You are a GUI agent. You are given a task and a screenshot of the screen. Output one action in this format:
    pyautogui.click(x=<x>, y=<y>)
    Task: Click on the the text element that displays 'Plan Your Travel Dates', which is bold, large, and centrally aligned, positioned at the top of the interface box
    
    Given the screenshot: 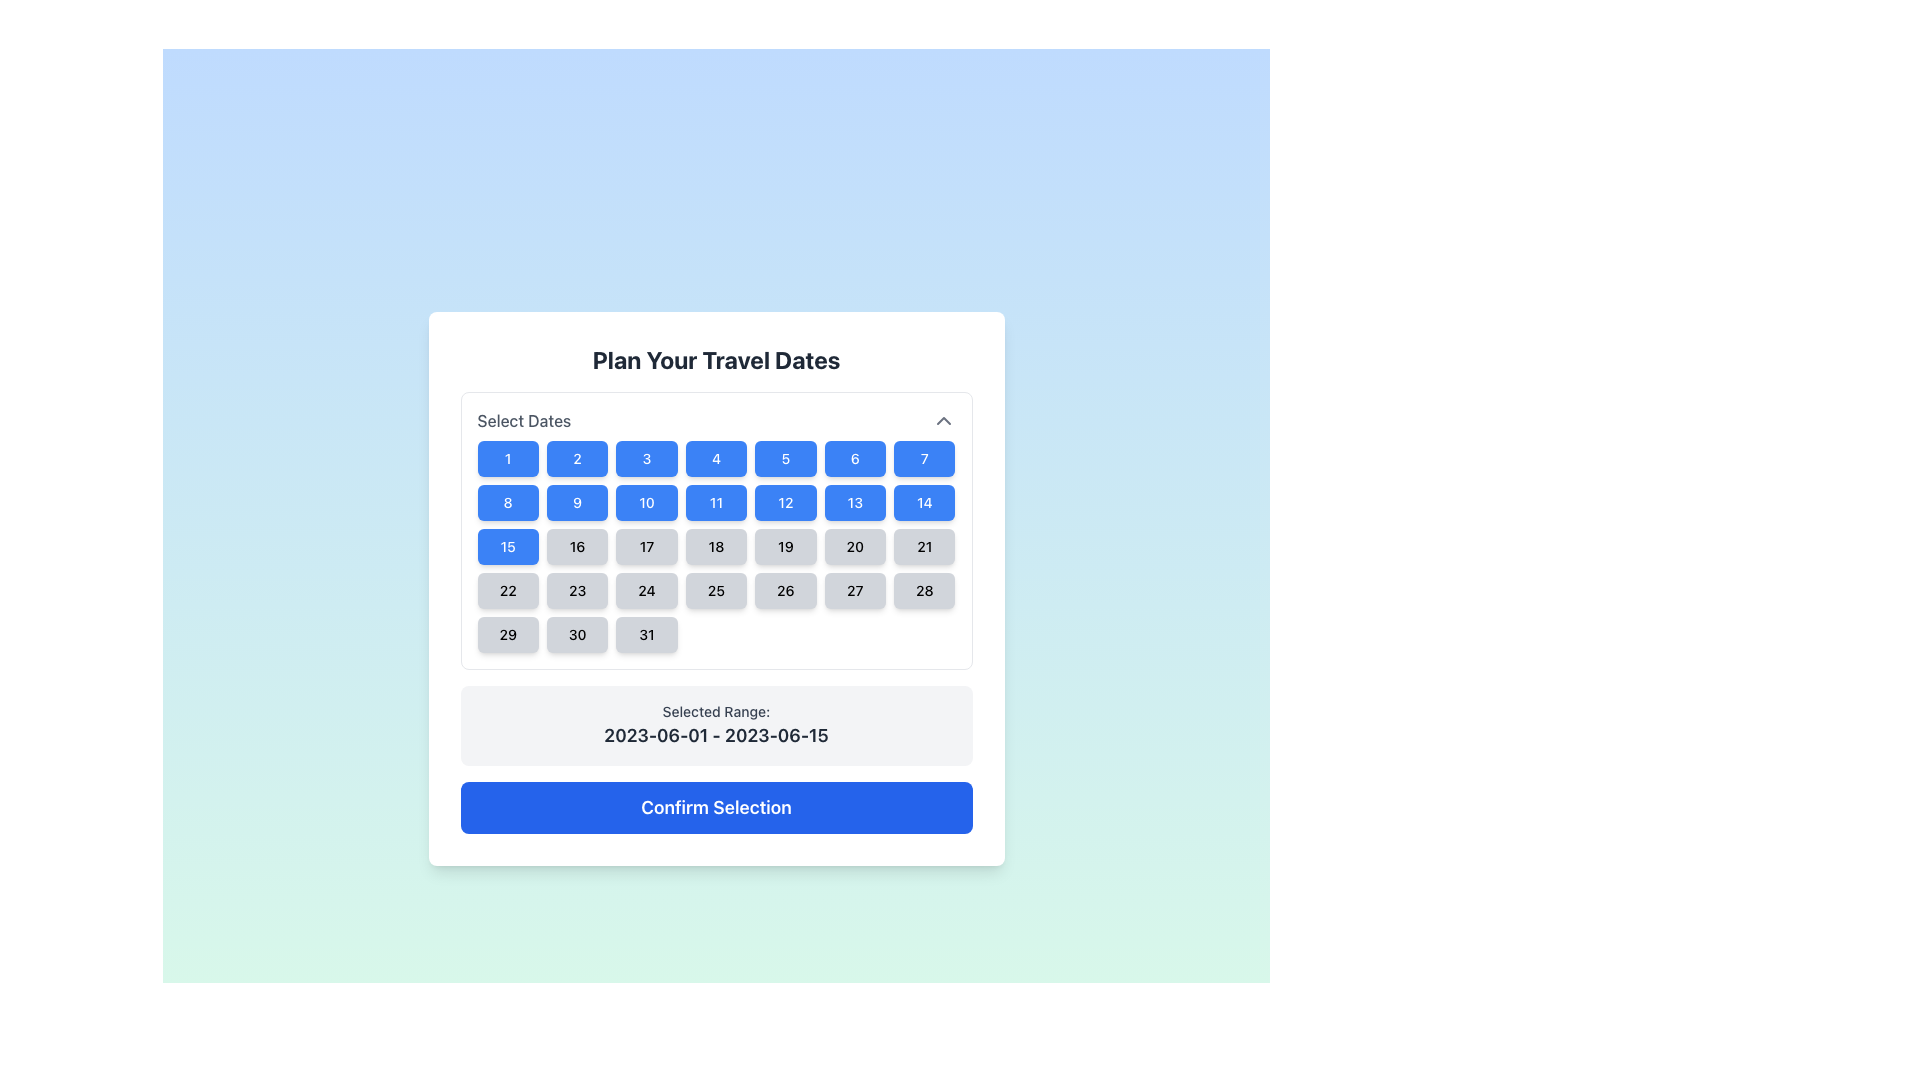 What is the action you would take?
    pyautogui.click(x=716, y=358)
    